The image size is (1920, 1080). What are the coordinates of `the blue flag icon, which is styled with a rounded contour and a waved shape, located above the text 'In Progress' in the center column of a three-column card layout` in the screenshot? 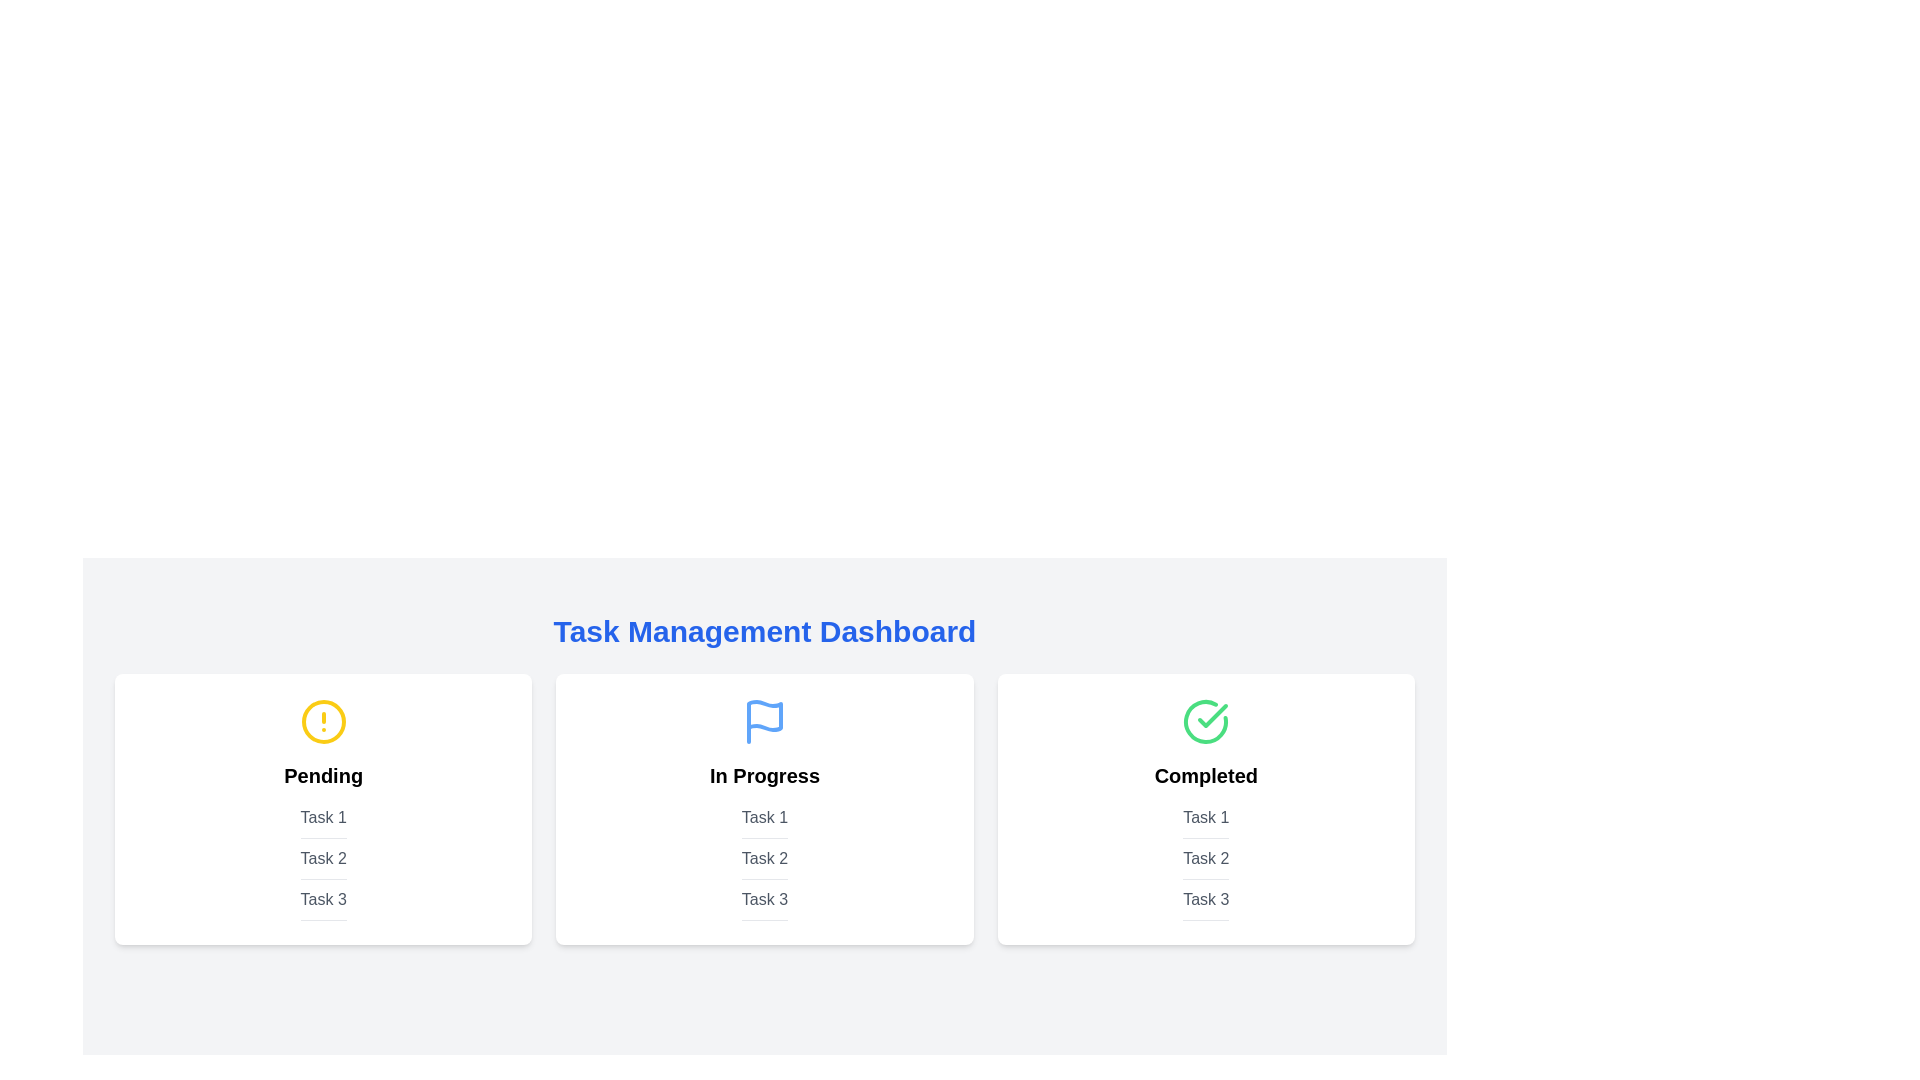 It's located at (763, 721).